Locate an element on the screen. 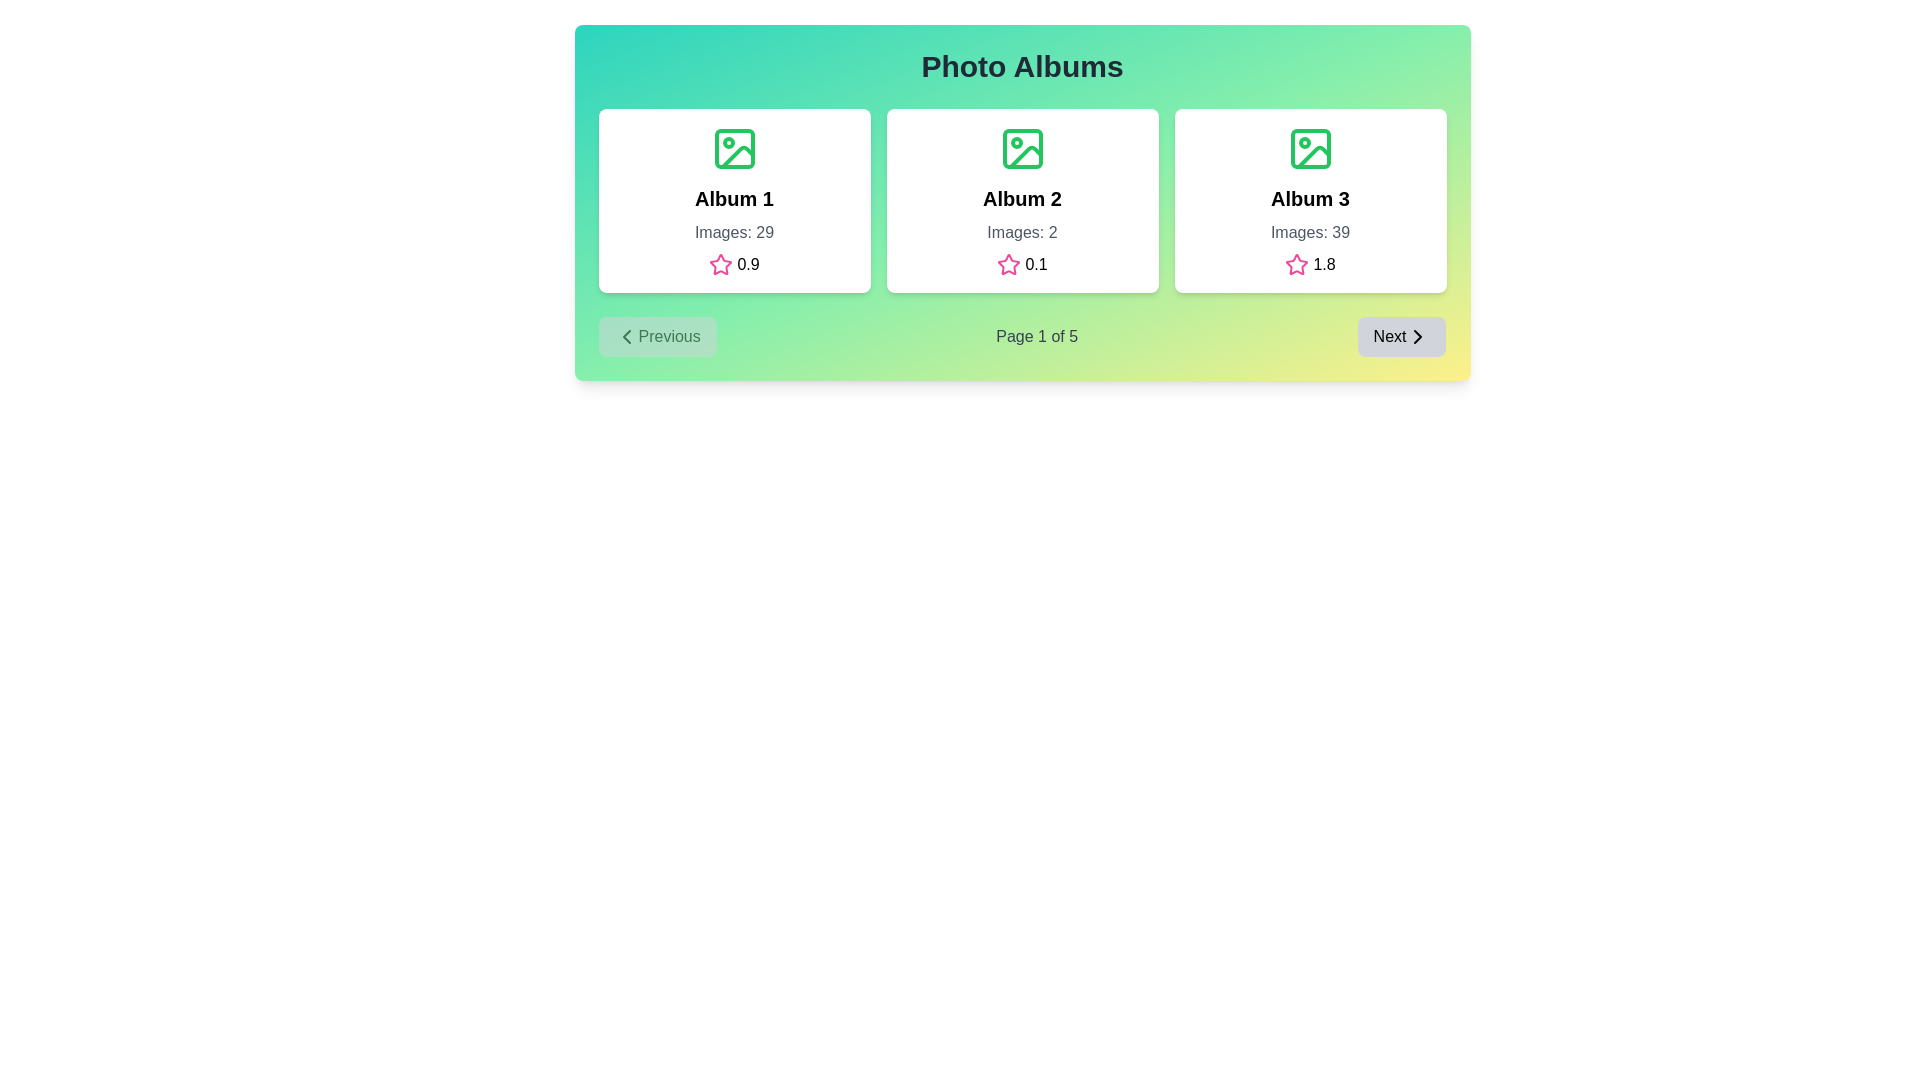 The image size is (1920, 1080). the text label displaying the current rating or score for 'Album 1', located below the 'Album 1' card in the Photo Albums interface, aligned with the pink star icon is located at coordinates (747, 264).